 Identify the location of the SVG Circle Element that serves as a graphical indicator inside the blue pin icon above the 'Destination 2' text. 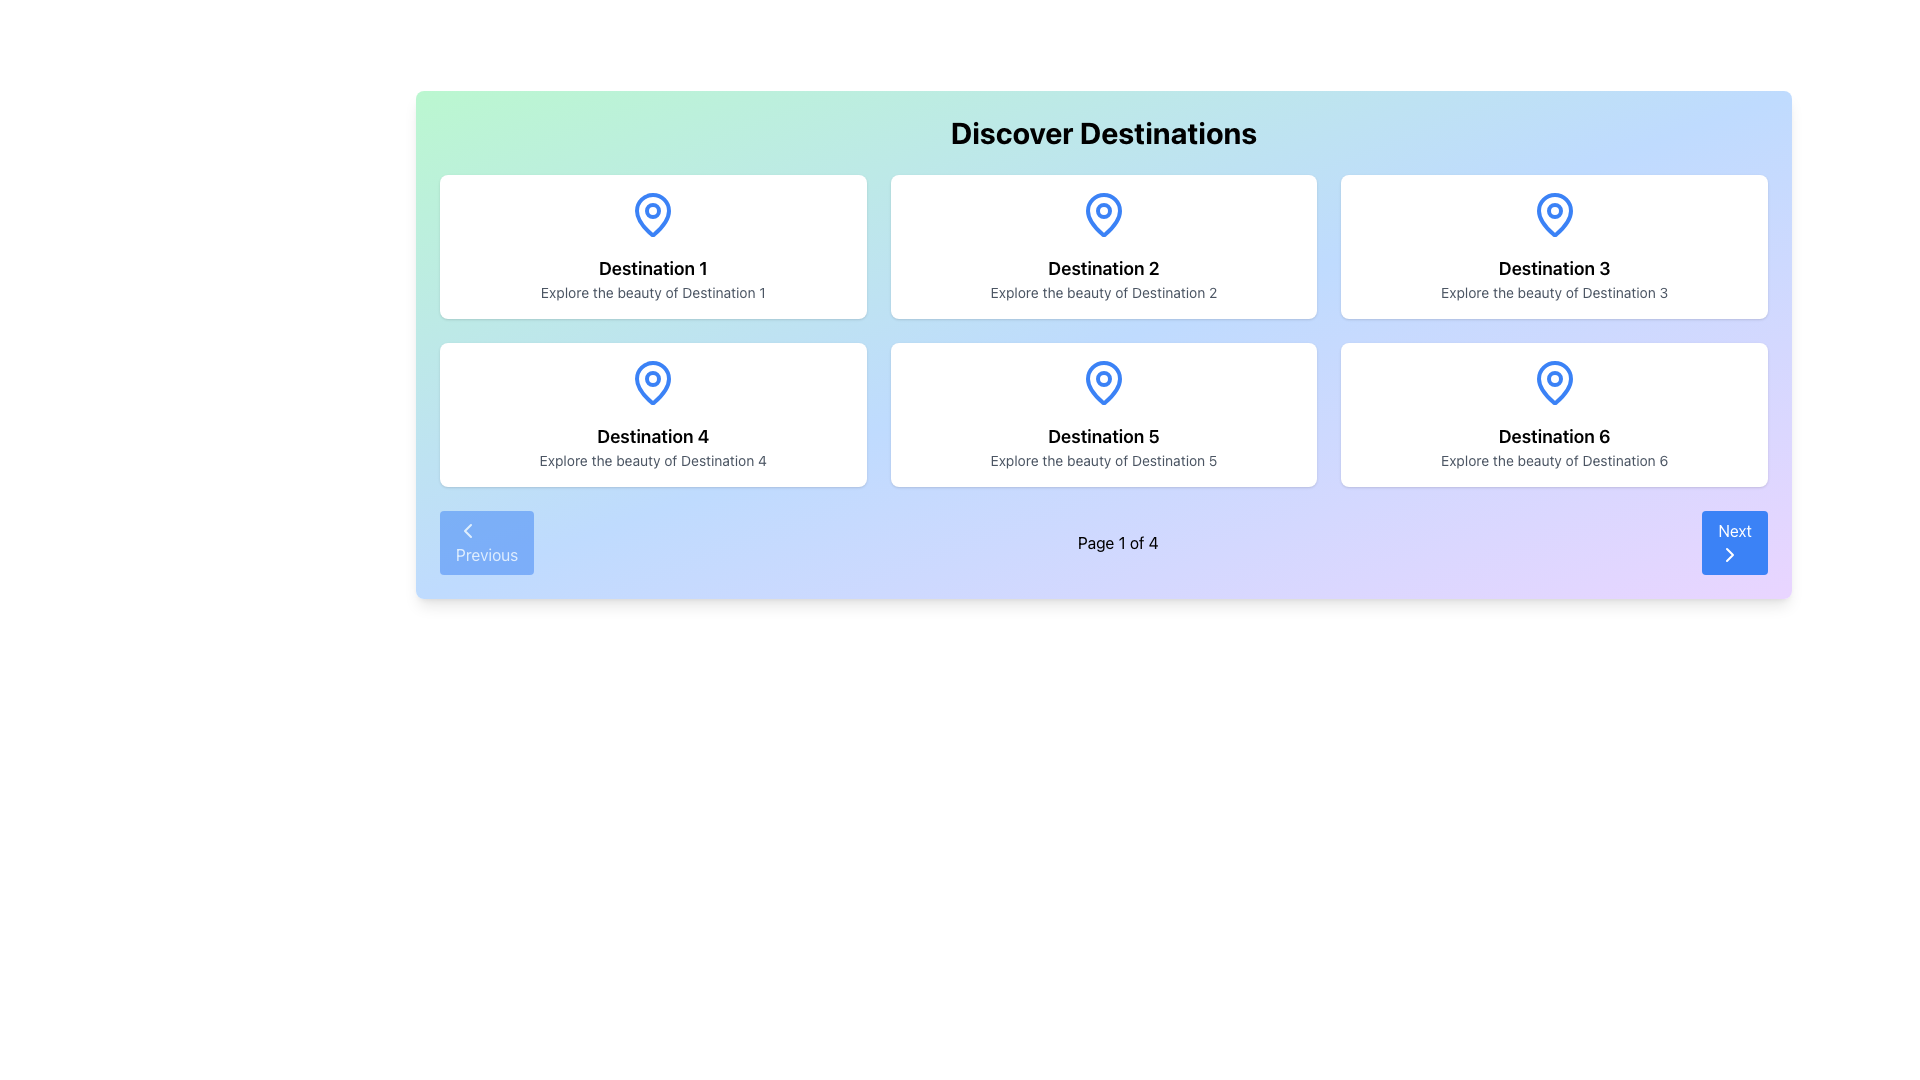
(1103, 211).